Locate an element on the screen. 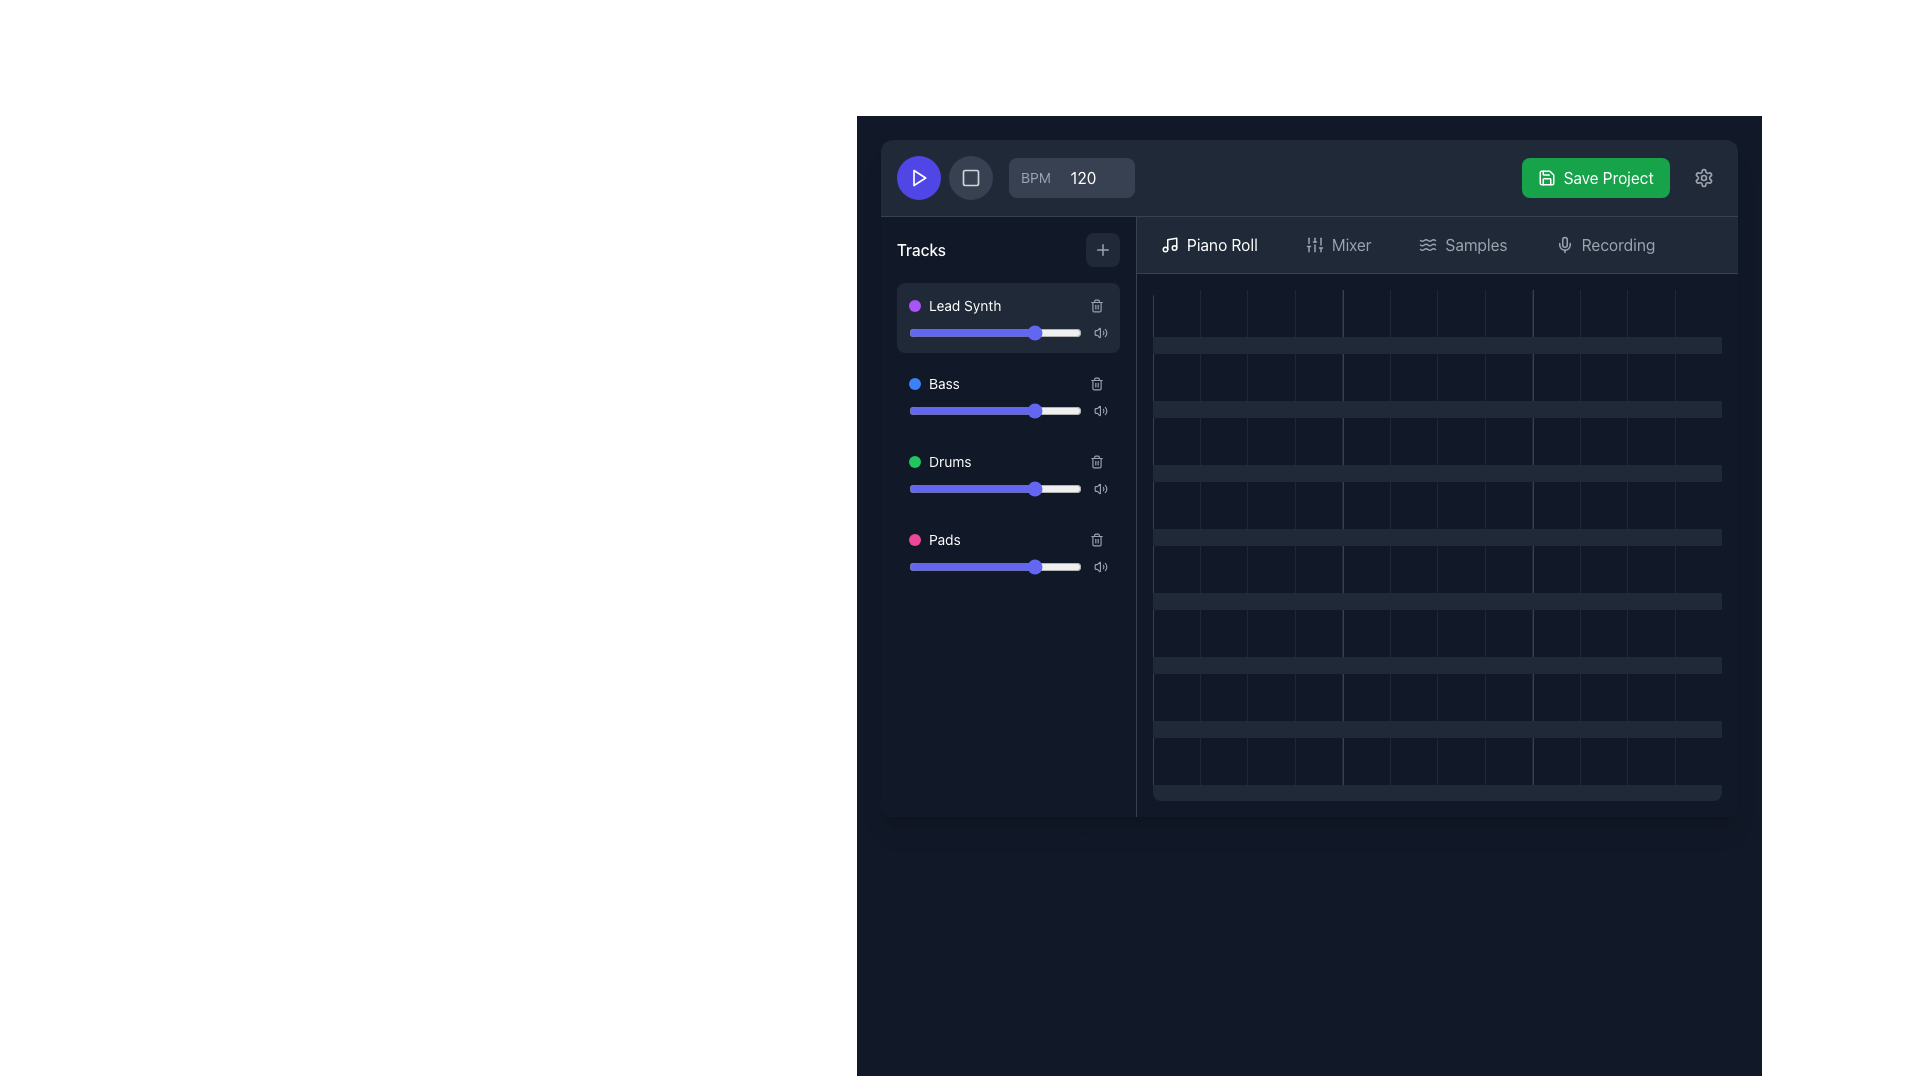 The height and width of the screenshot is (1080, 1920). the square grid cell located in the sixth column of the sixth row, which is part of a 12-column grid layout in the right pane of the interface is located at coordinates (1555, 633).